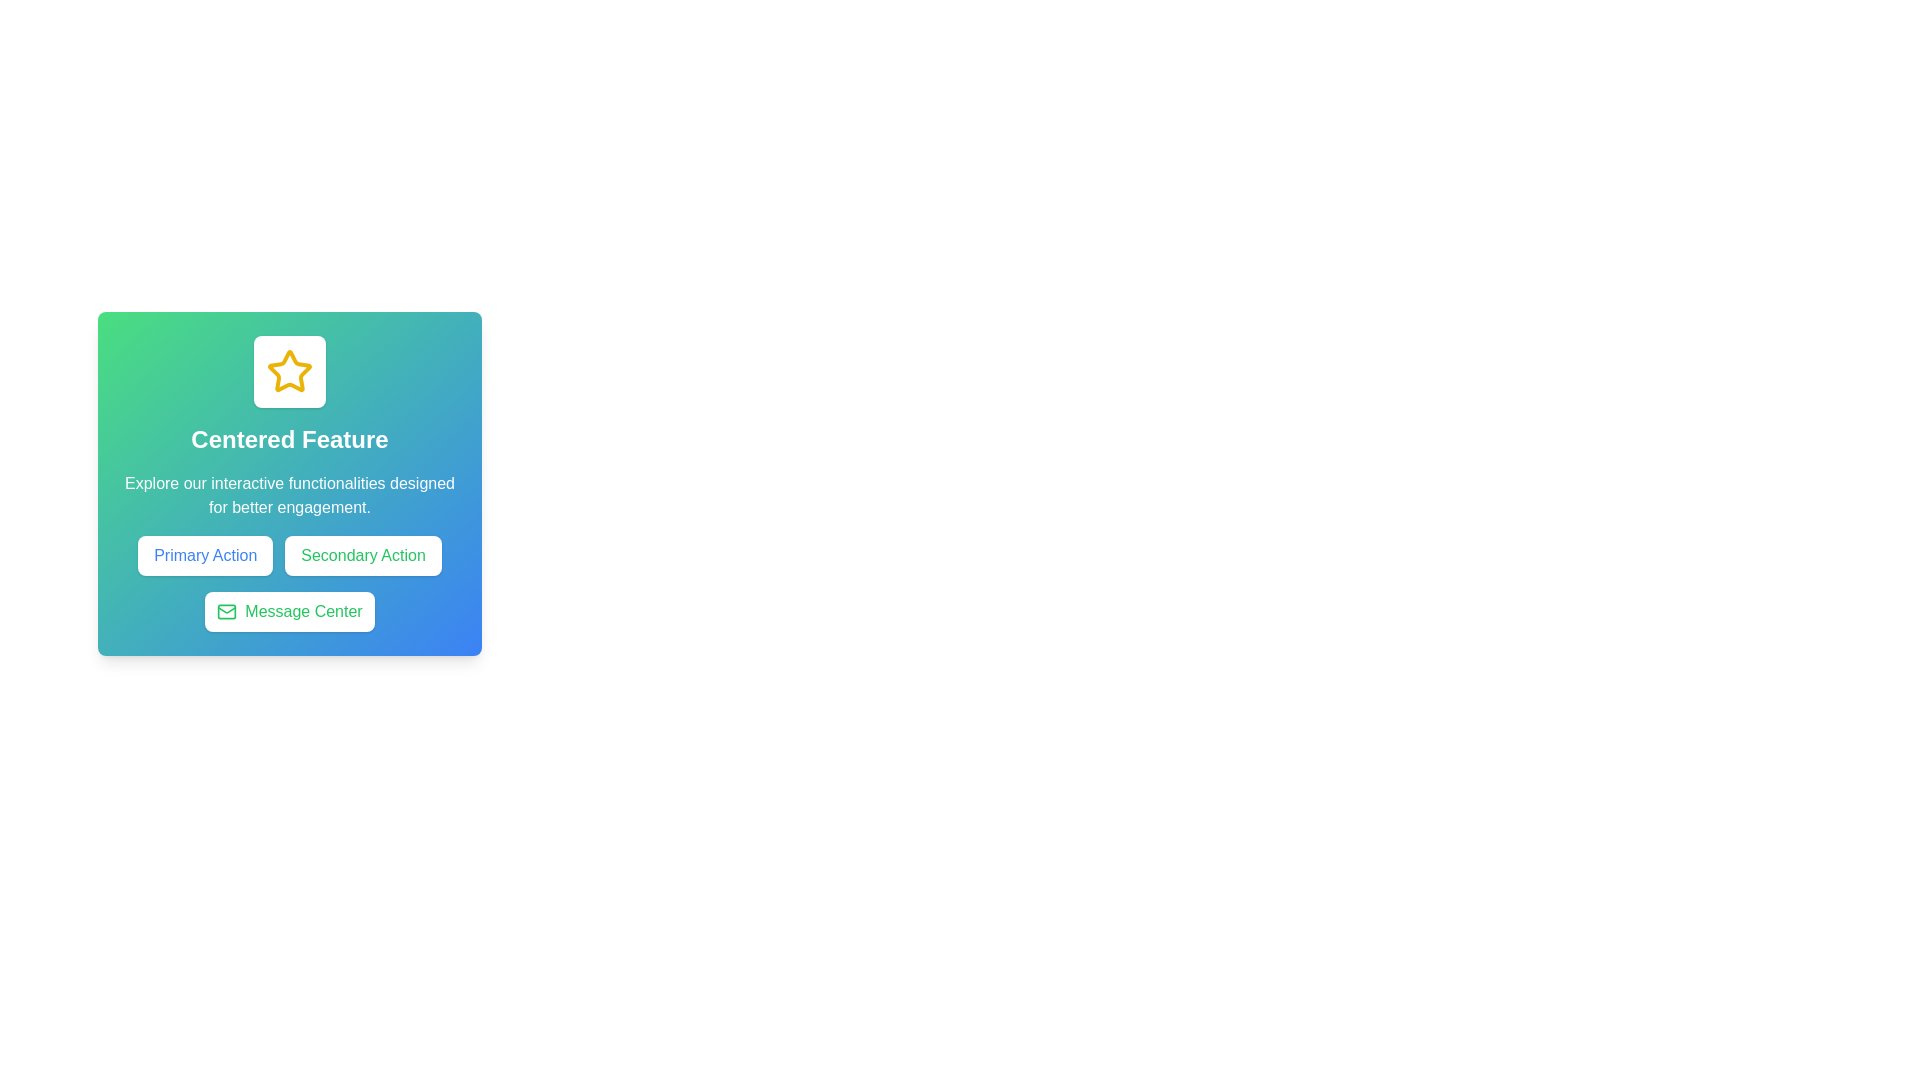 Image resolution: width=1920 pixels, height=1080 pixels. Describe the element at coordinates (227, 611) in the screenshot. I see `the 'Message Center' icon, which visually represents the functionality of the button and is located to the left of the text 'Message Center'` at that location.